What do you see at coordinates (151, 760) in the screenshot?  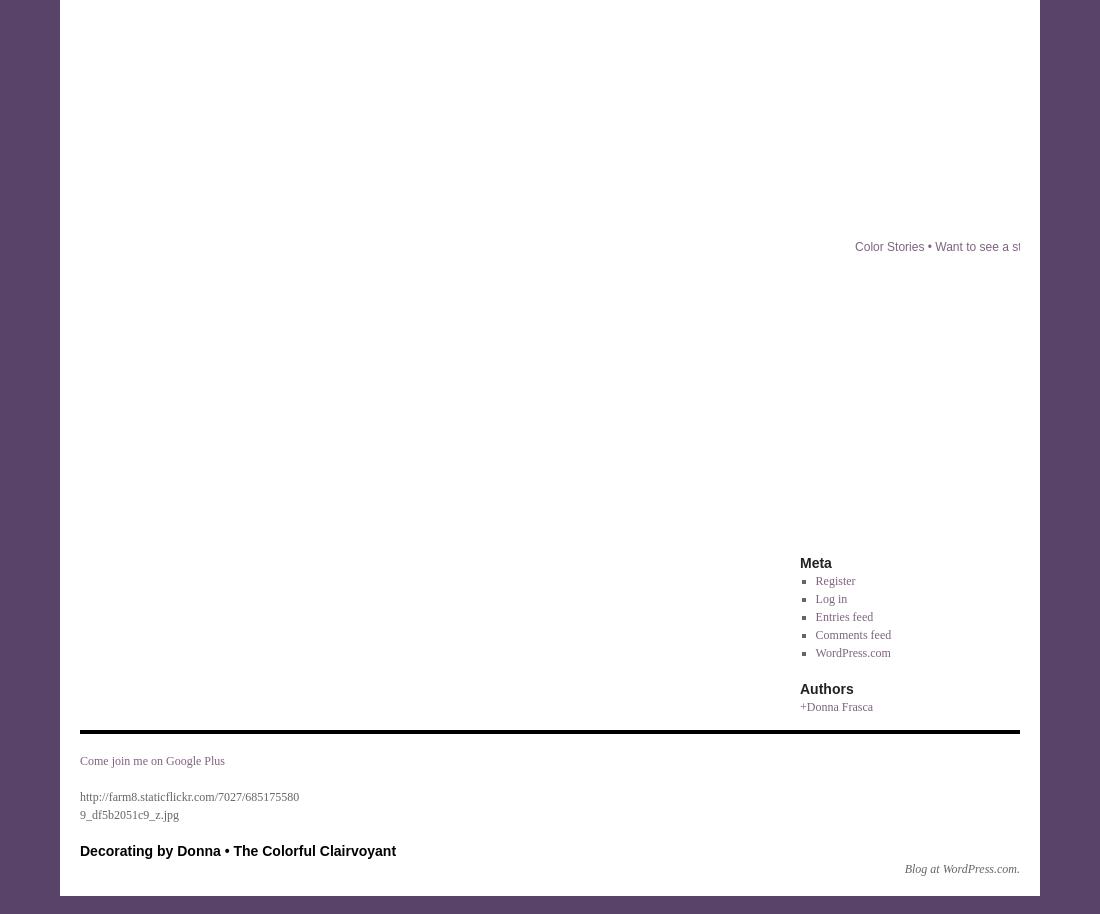 I see `'Come join me on Google Plus'` at bounding box center [151, 760].